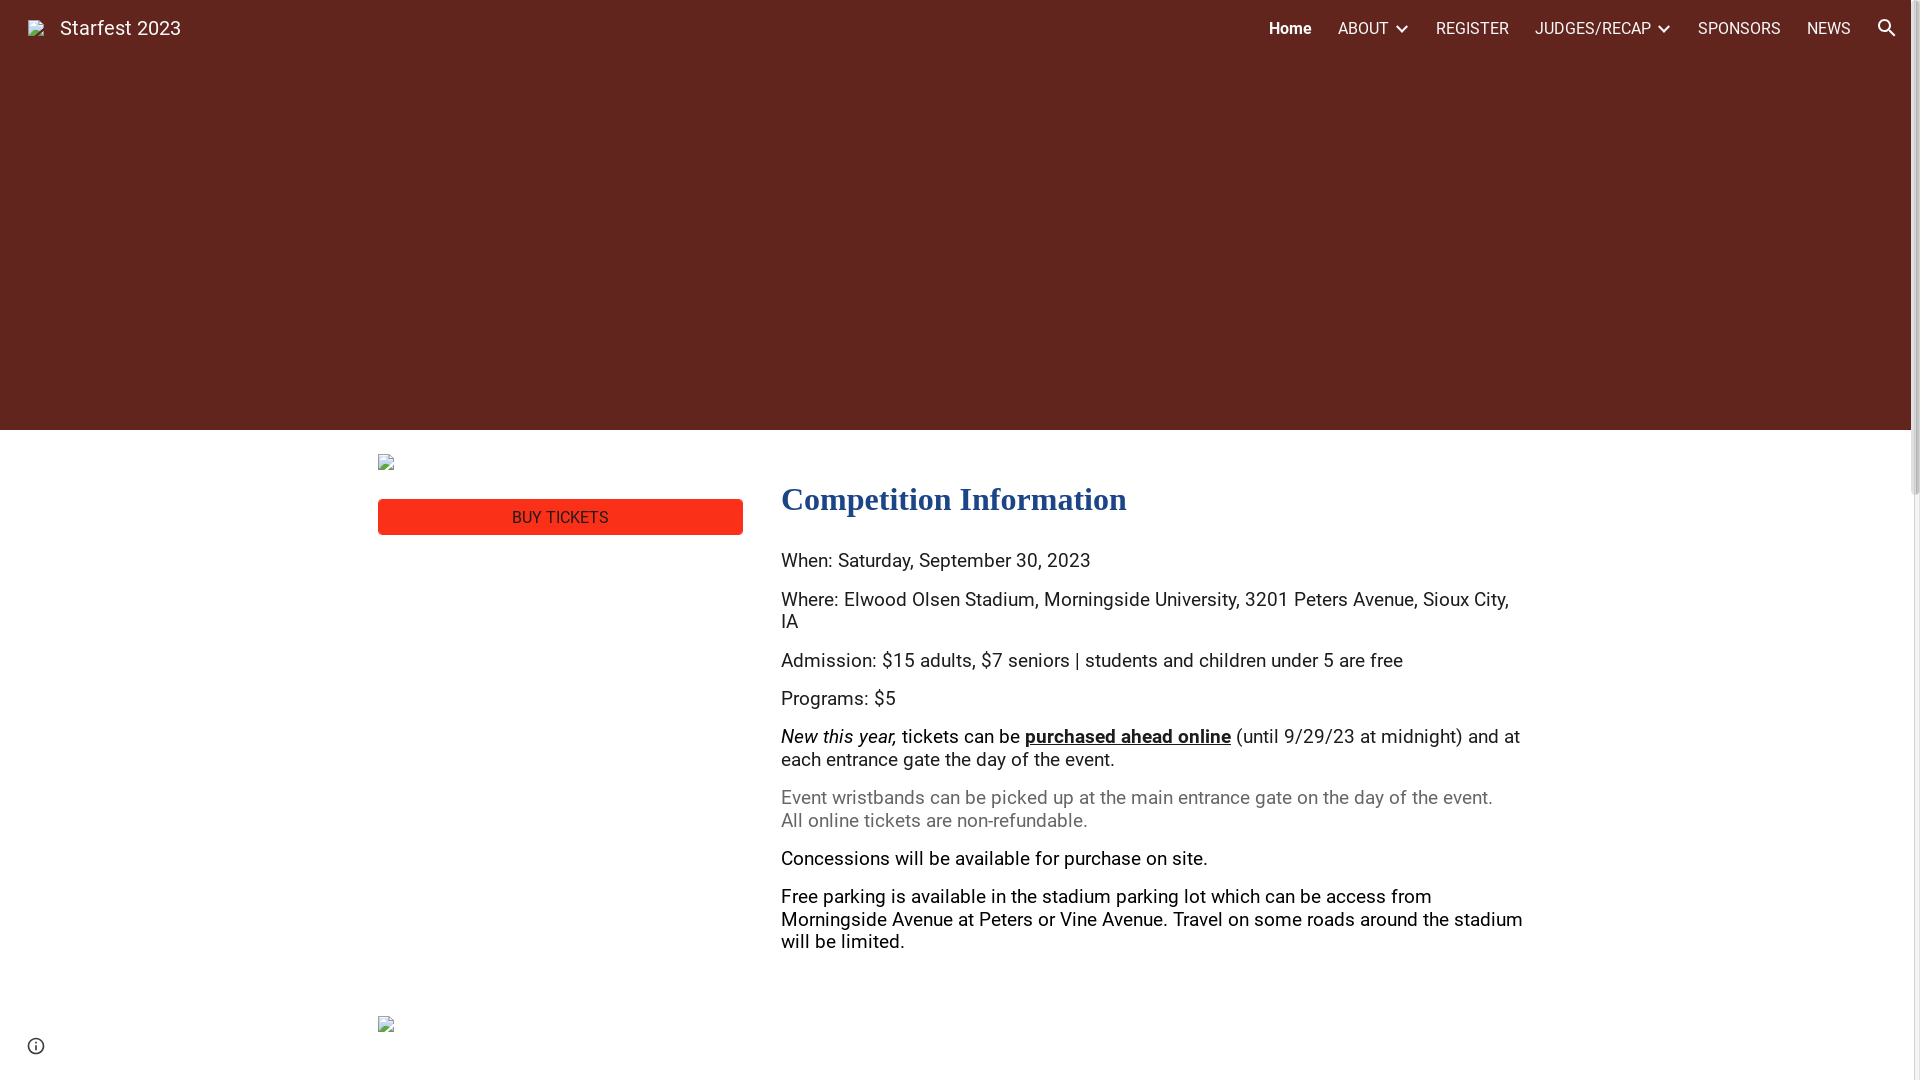 The image size is (1920, 1080). What do you see at coordinates (1267, 27) in the screenshot?
I see `'Home'` at bounding box center [1267, 27].